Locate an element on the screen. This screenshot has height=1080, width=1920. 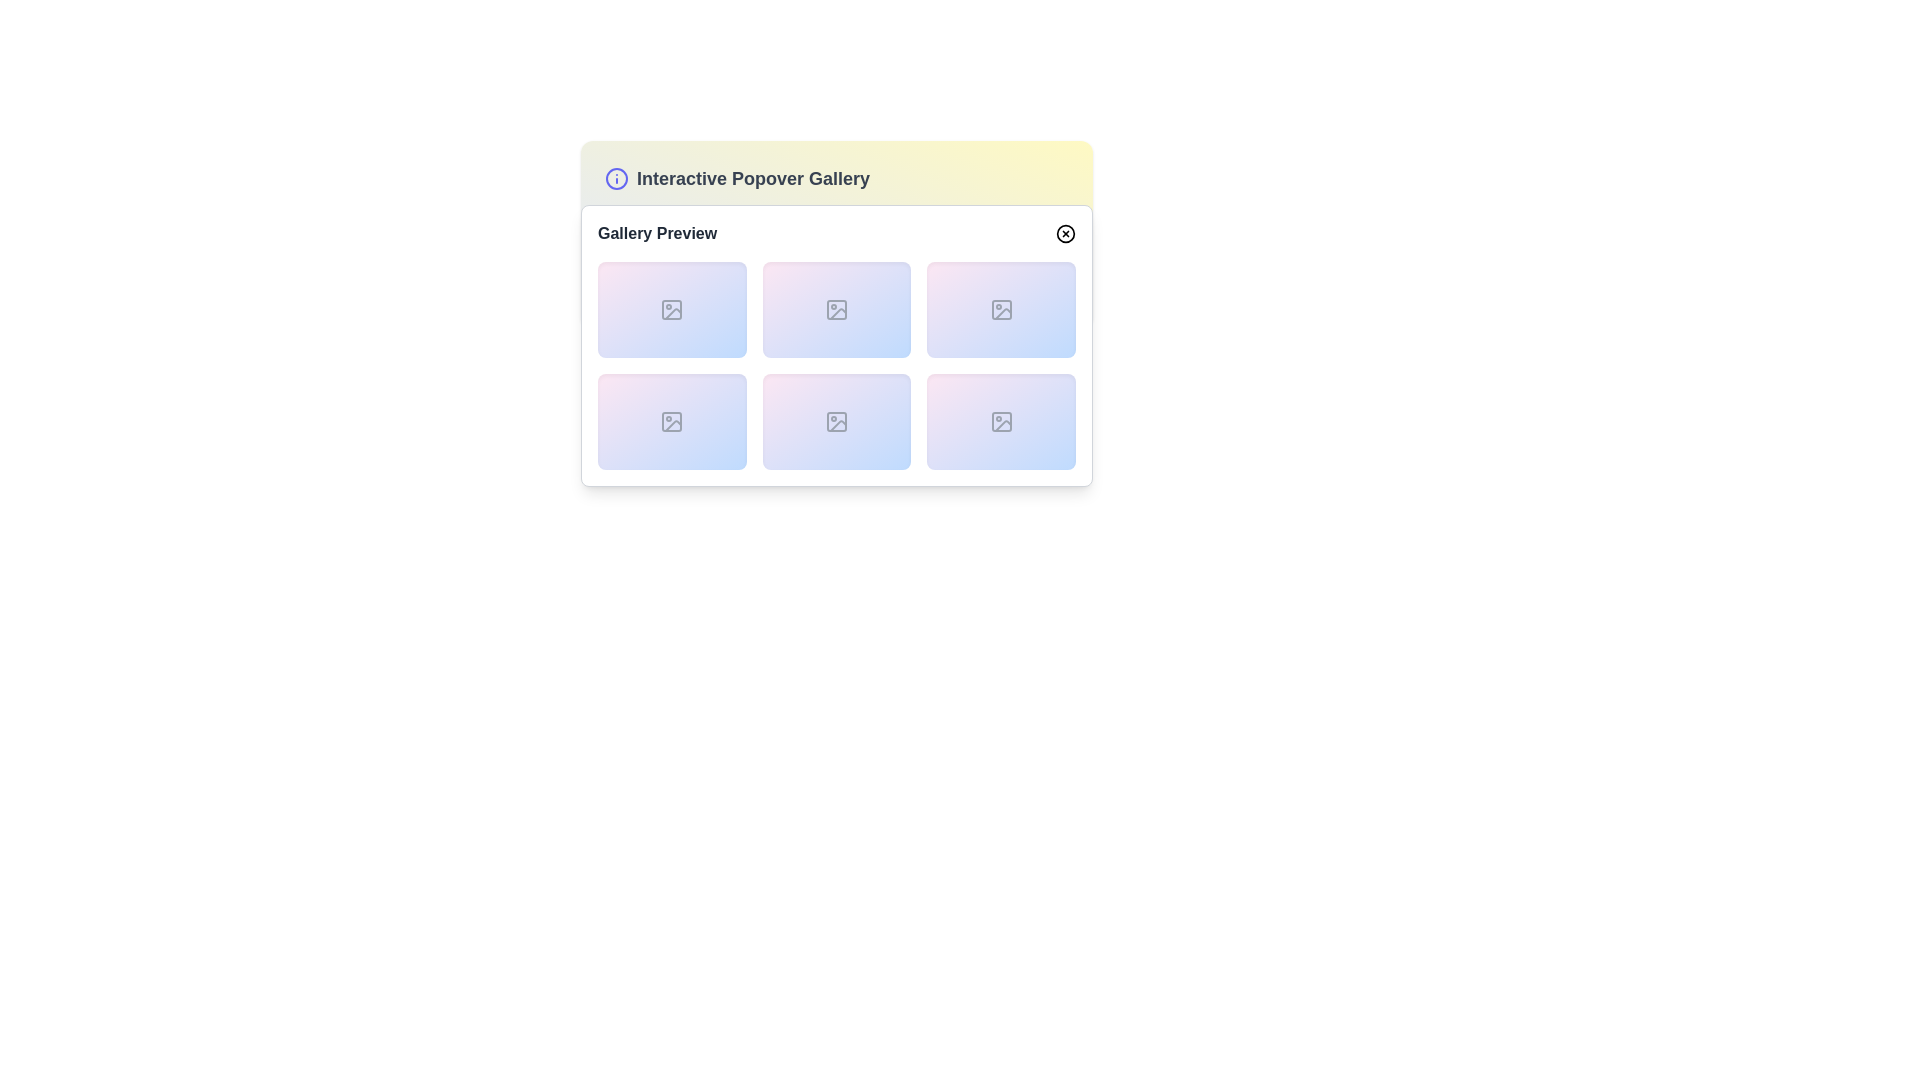
the image placeholder panel, which is a rectangular panel with a gradient background transitioning from pink to light blue, featuring a centered broken image icon, located in the second row and middle column of the modal titled 'Interactive Popover Gallery' is located at coordinates (836, 420).